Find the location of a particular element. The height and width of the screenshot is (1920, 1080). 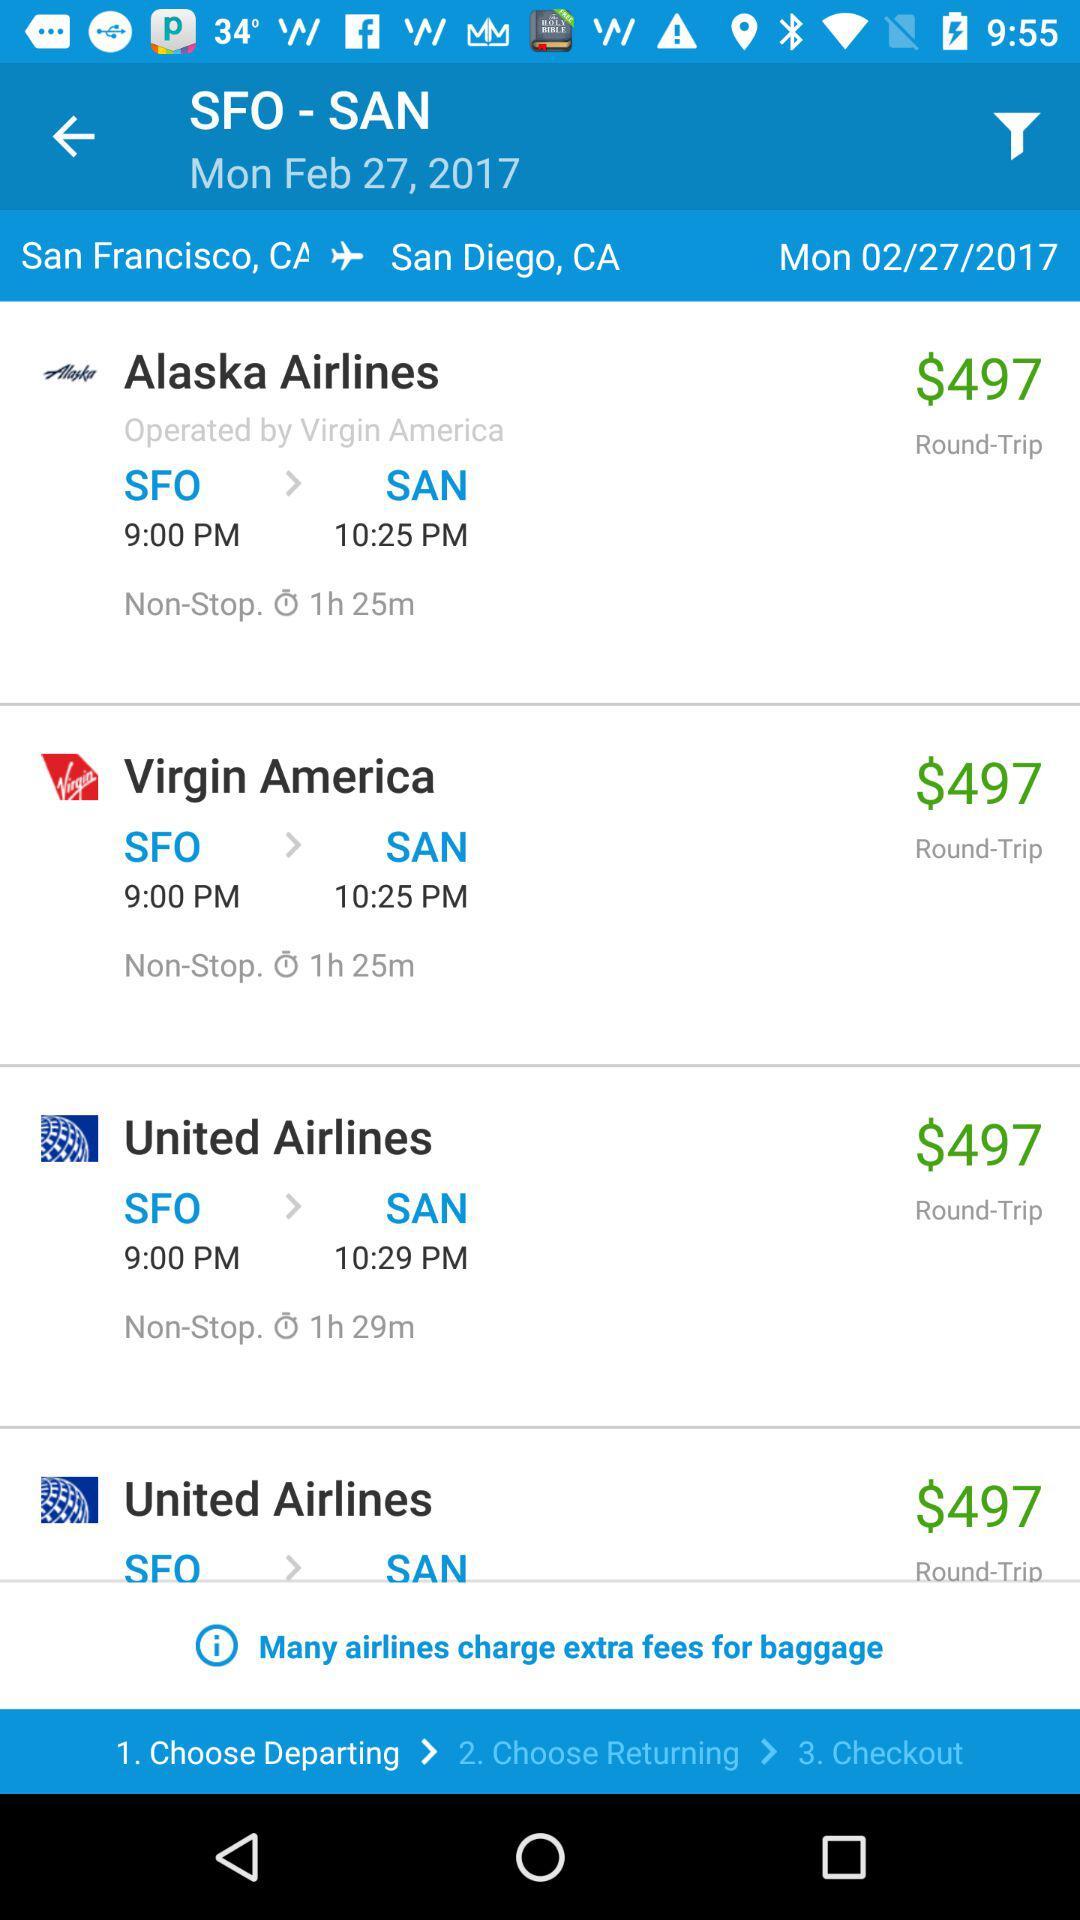

item below alaska airlines item is located at coordinates (314, 427).